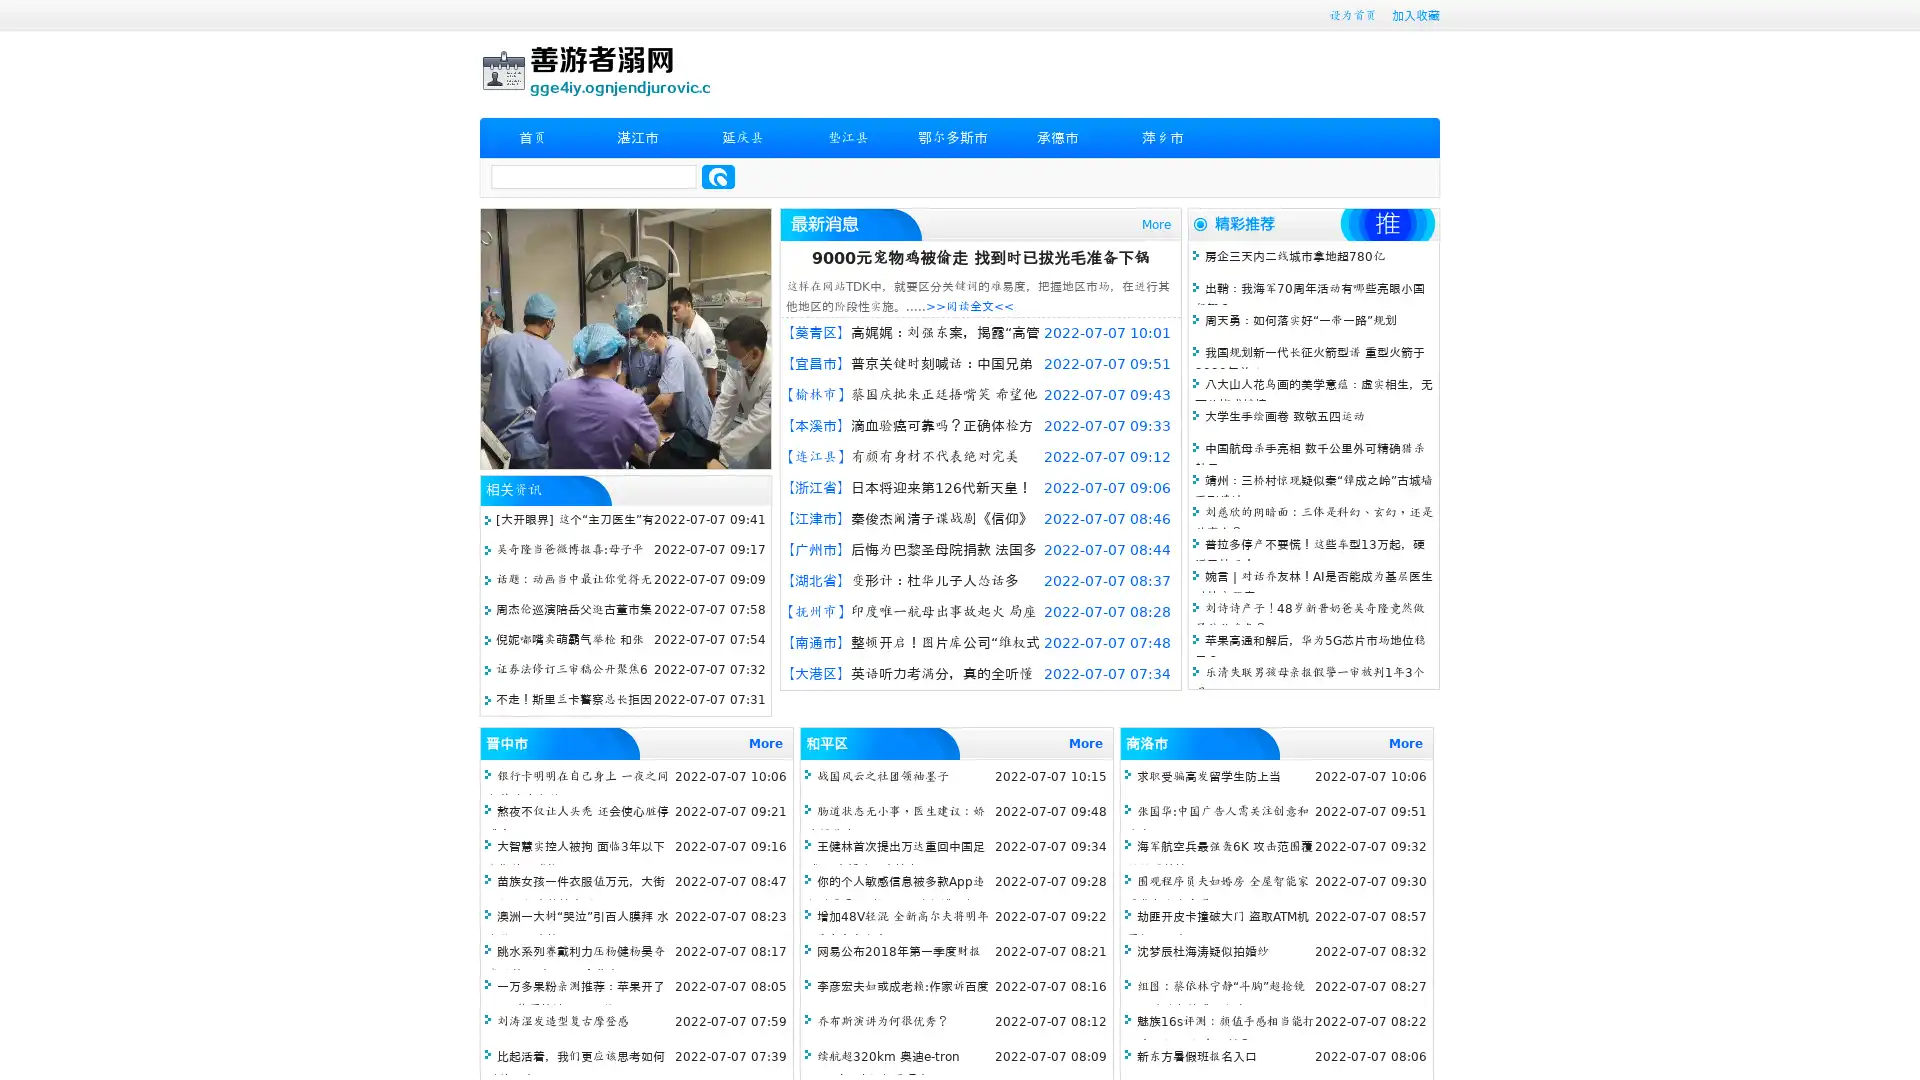 Image resolution: width=1920 pixels, height=1080 pixels. Describe the element at coordinates (718, 176) in the screenshot. I see `Search` at that location.